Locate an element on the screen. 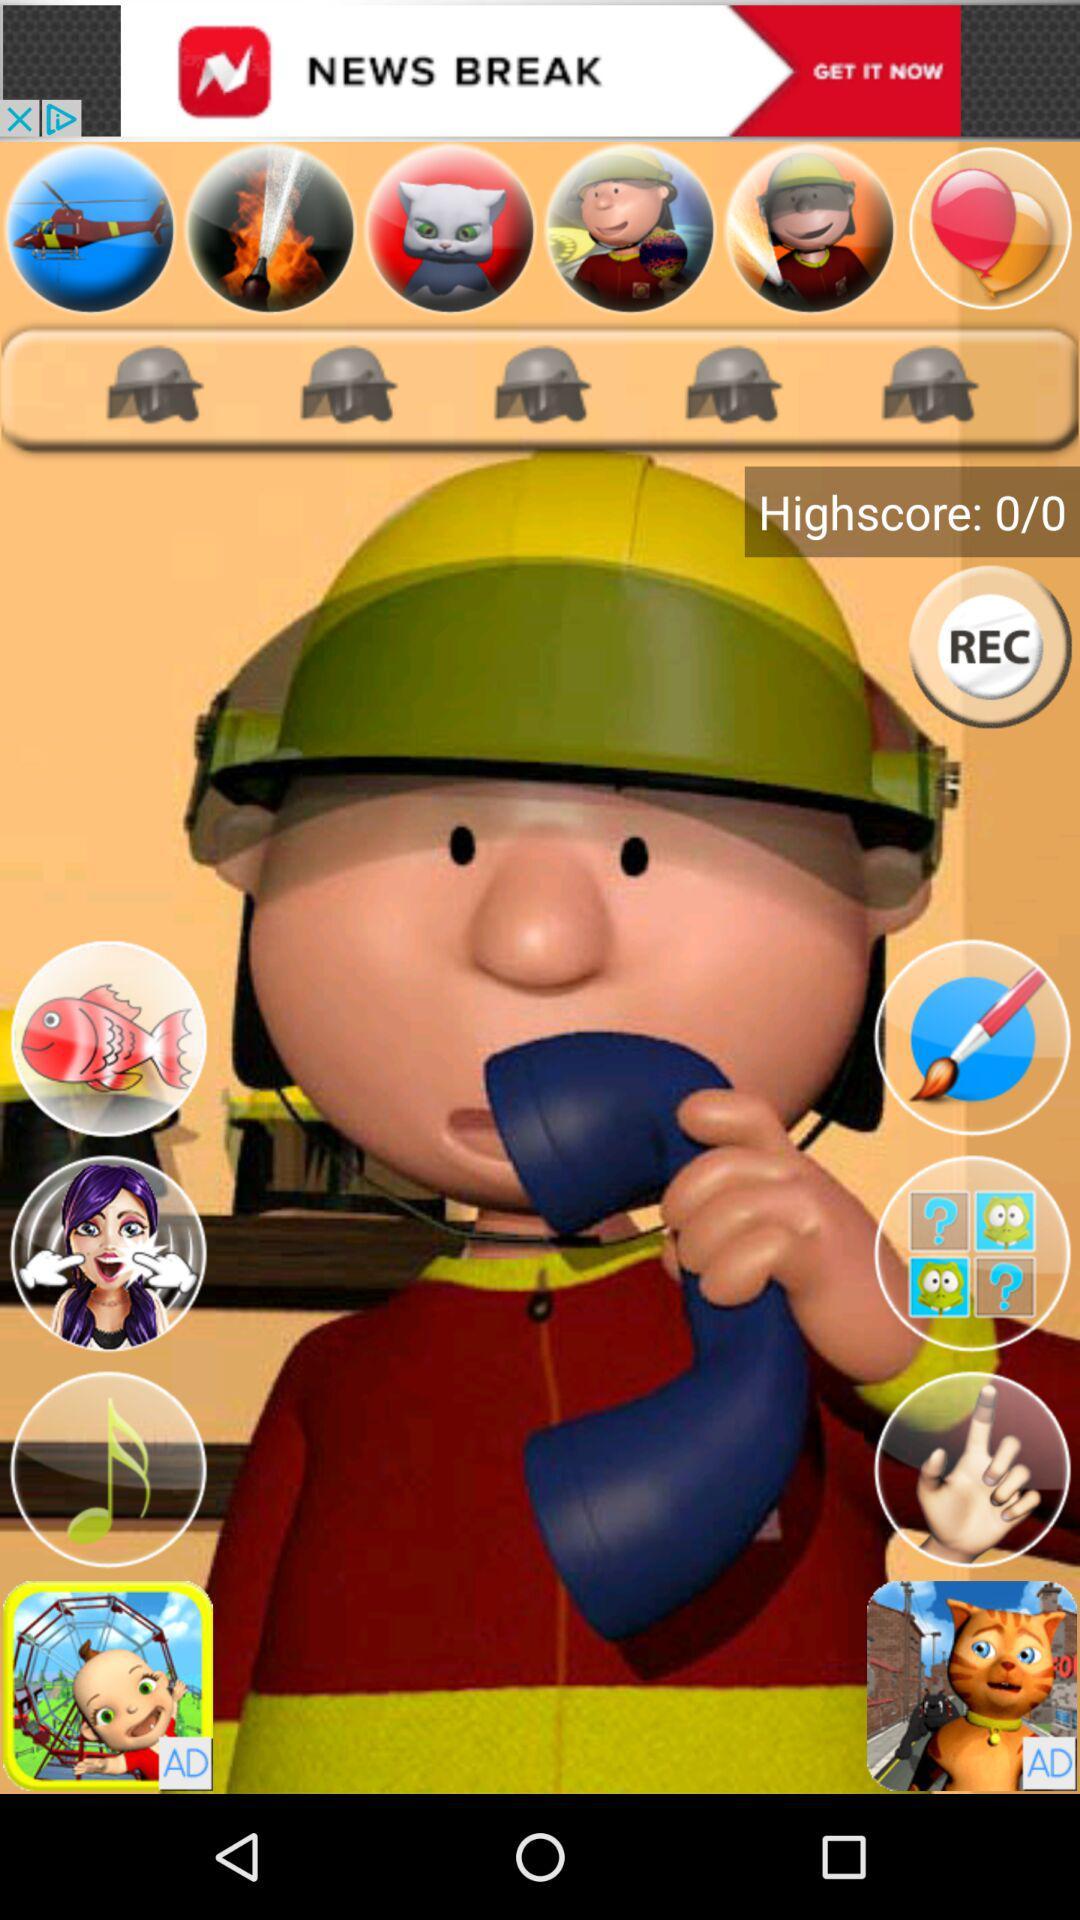 Image resolution: width=1080 pixels, height=1920 pixels. link in advertisement is located at coordinates (540, 70).